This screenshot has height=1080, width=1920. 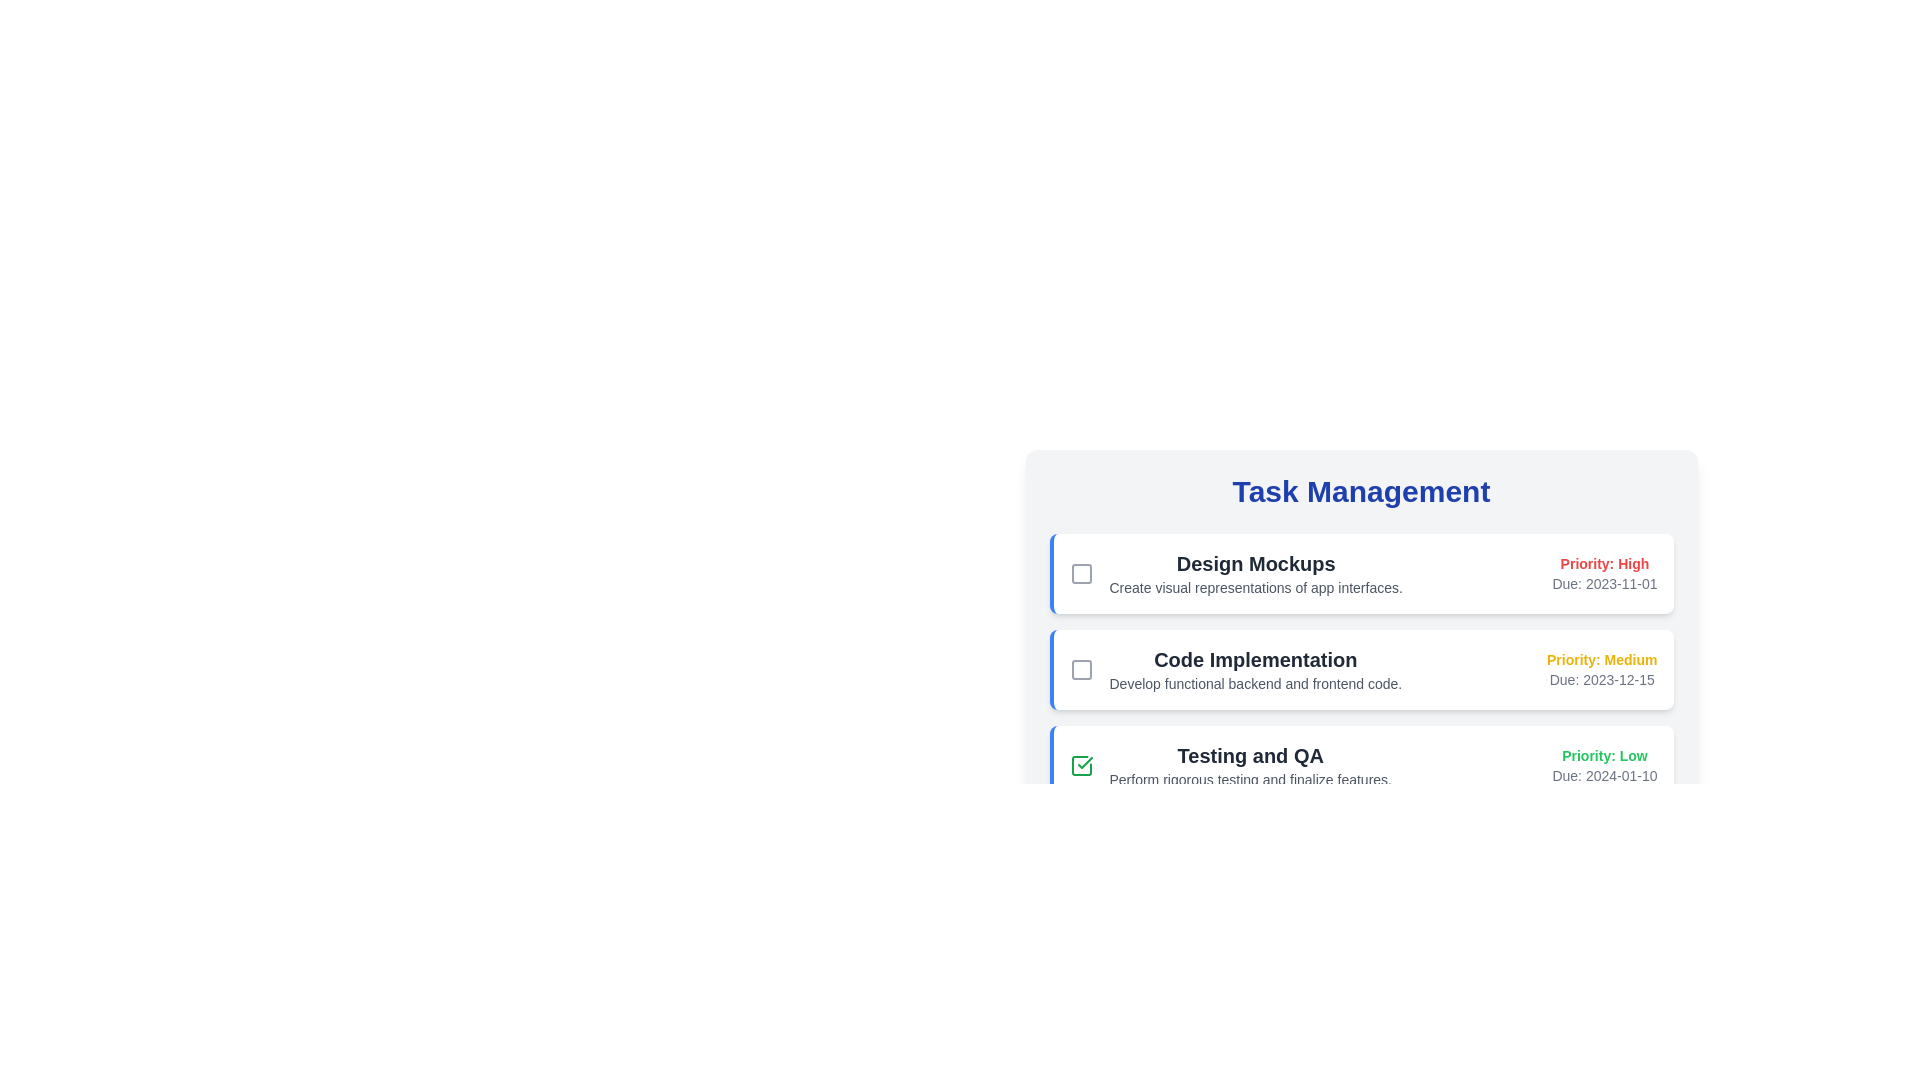 What do you see at coordinates (1080, 574) in the screenshot?
I see `the checkbox located at the beginning of the 'Design Mockups' section` at bounding box center [1080, 574].